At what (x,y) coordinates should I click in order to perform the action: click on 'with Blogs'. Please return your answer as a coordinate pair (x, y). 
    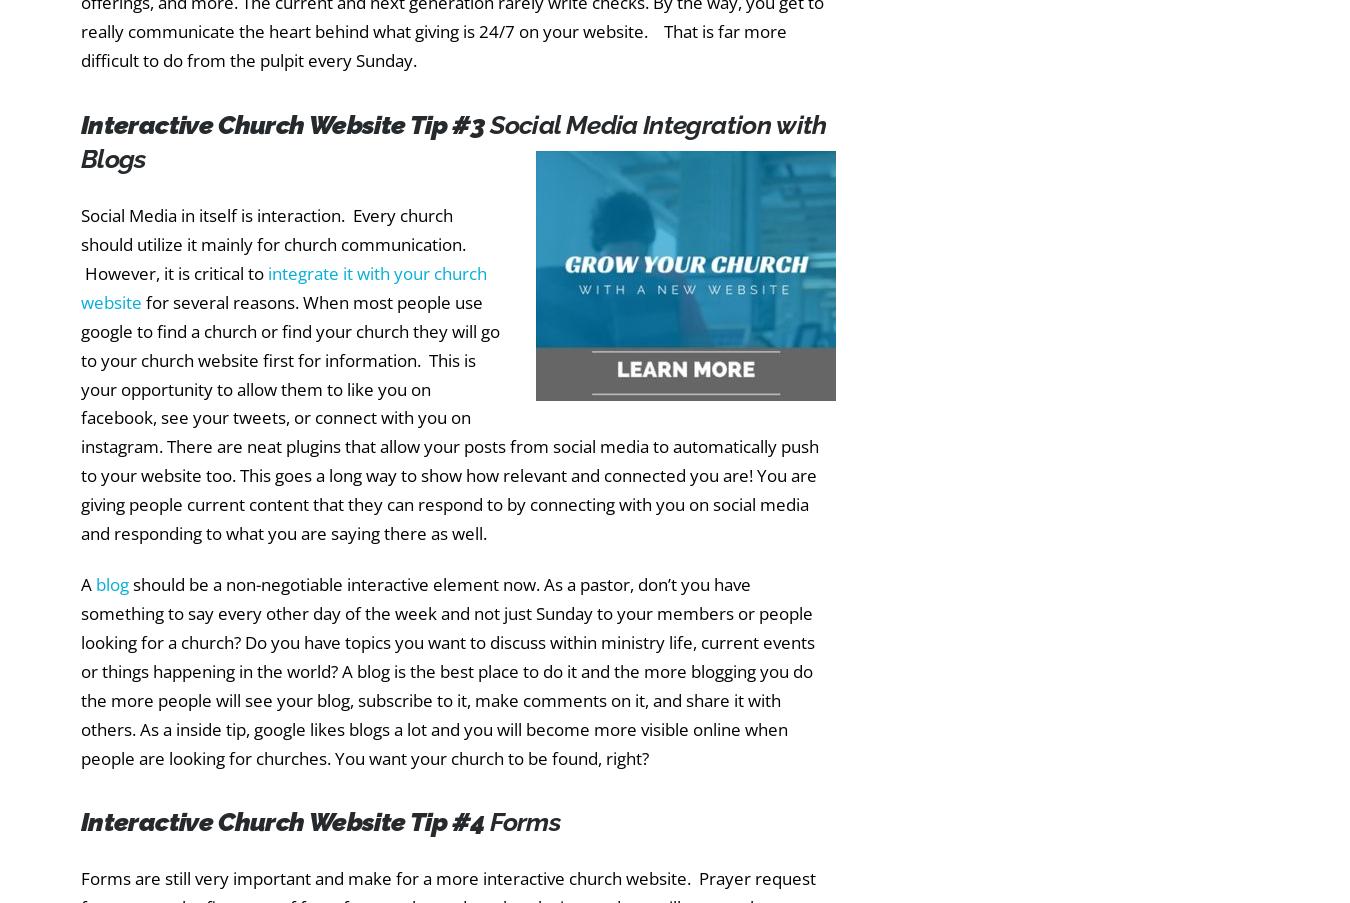
    Looking at the image, I should click on (80, 140).